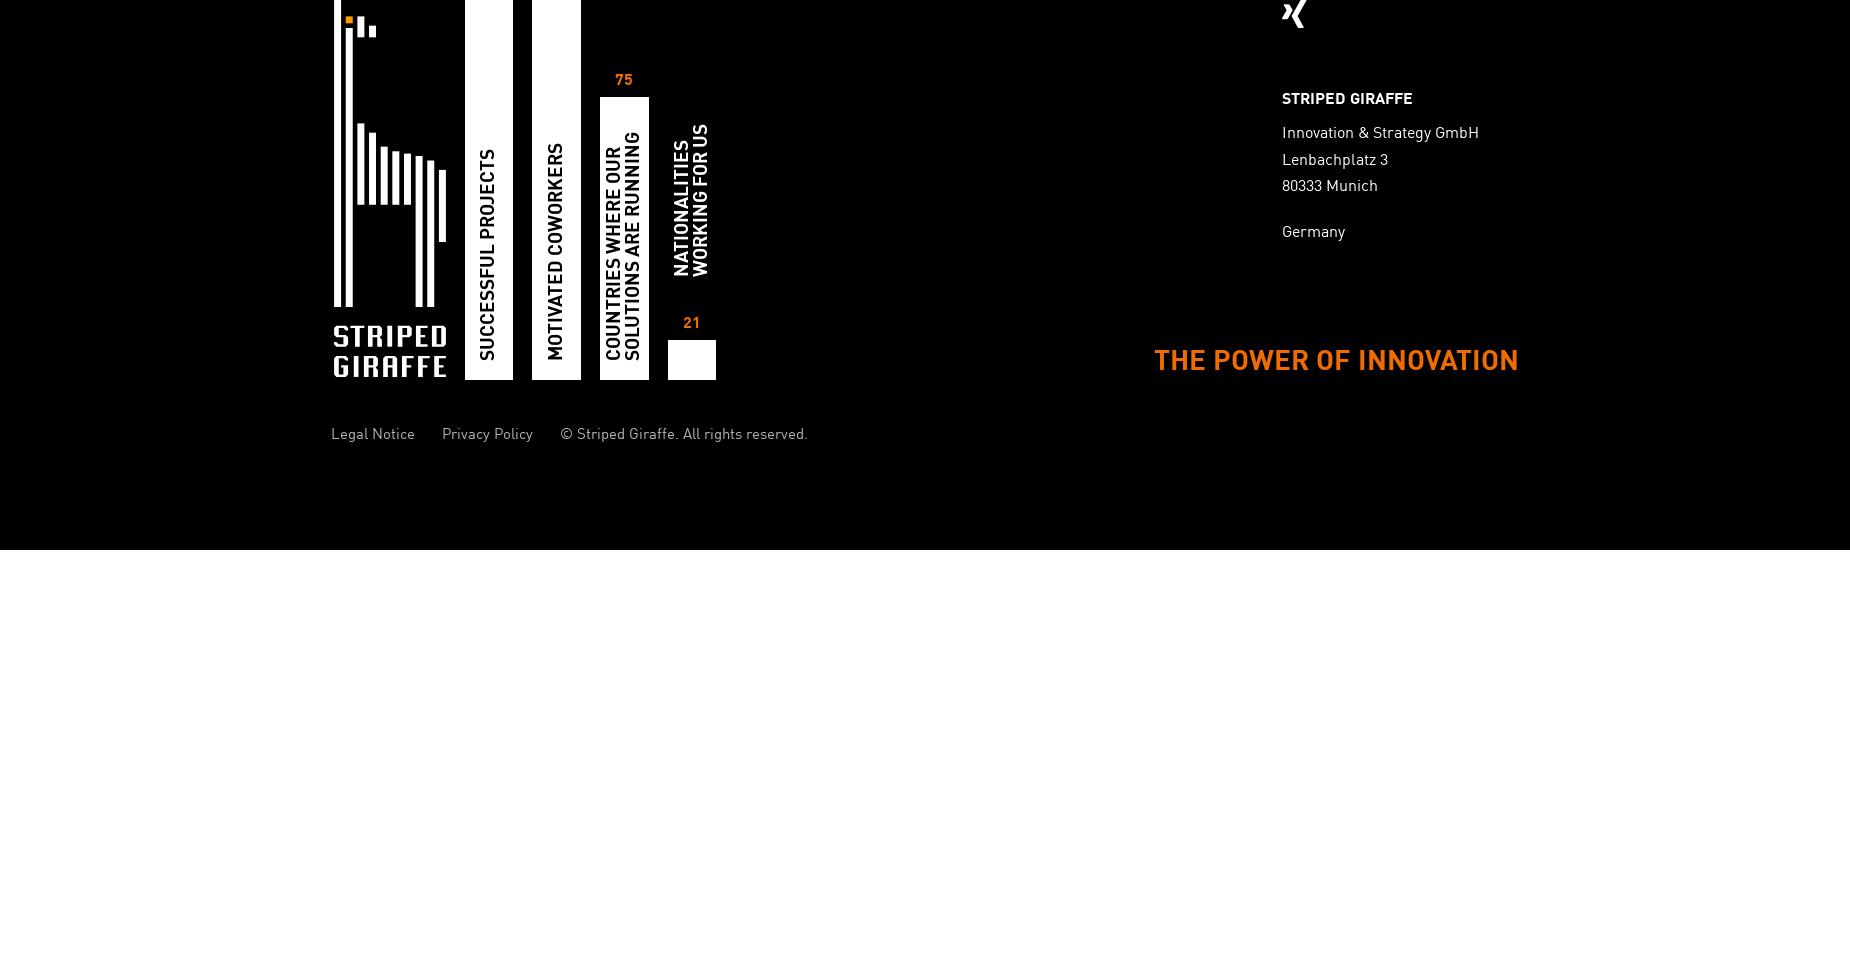 This screenshot has height=953, width=1850. Describe the element at coordinates (690, 323) in the screenshot. I see `'21'` at that location.